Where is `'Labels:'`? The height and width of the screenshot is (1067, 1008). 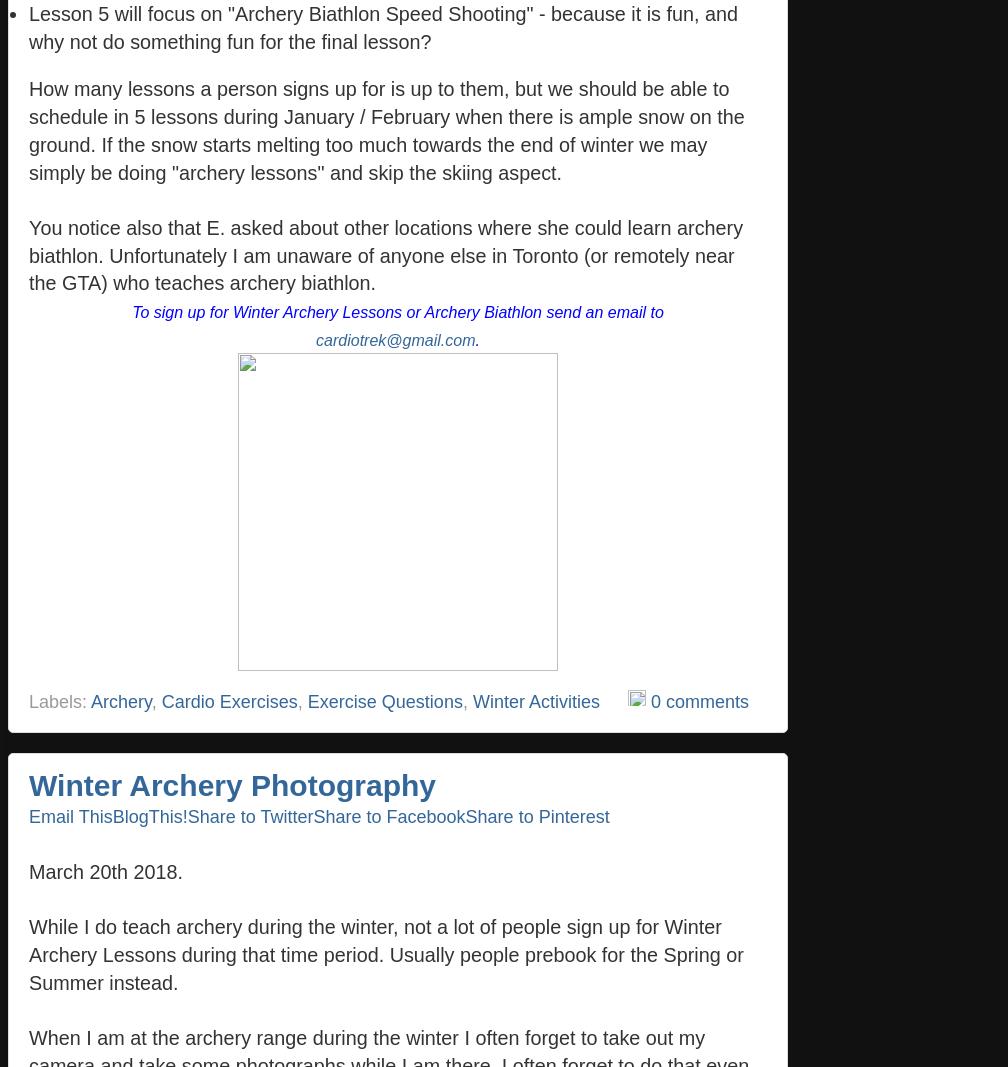
'Labels:' is located at coordinates (59, 701).